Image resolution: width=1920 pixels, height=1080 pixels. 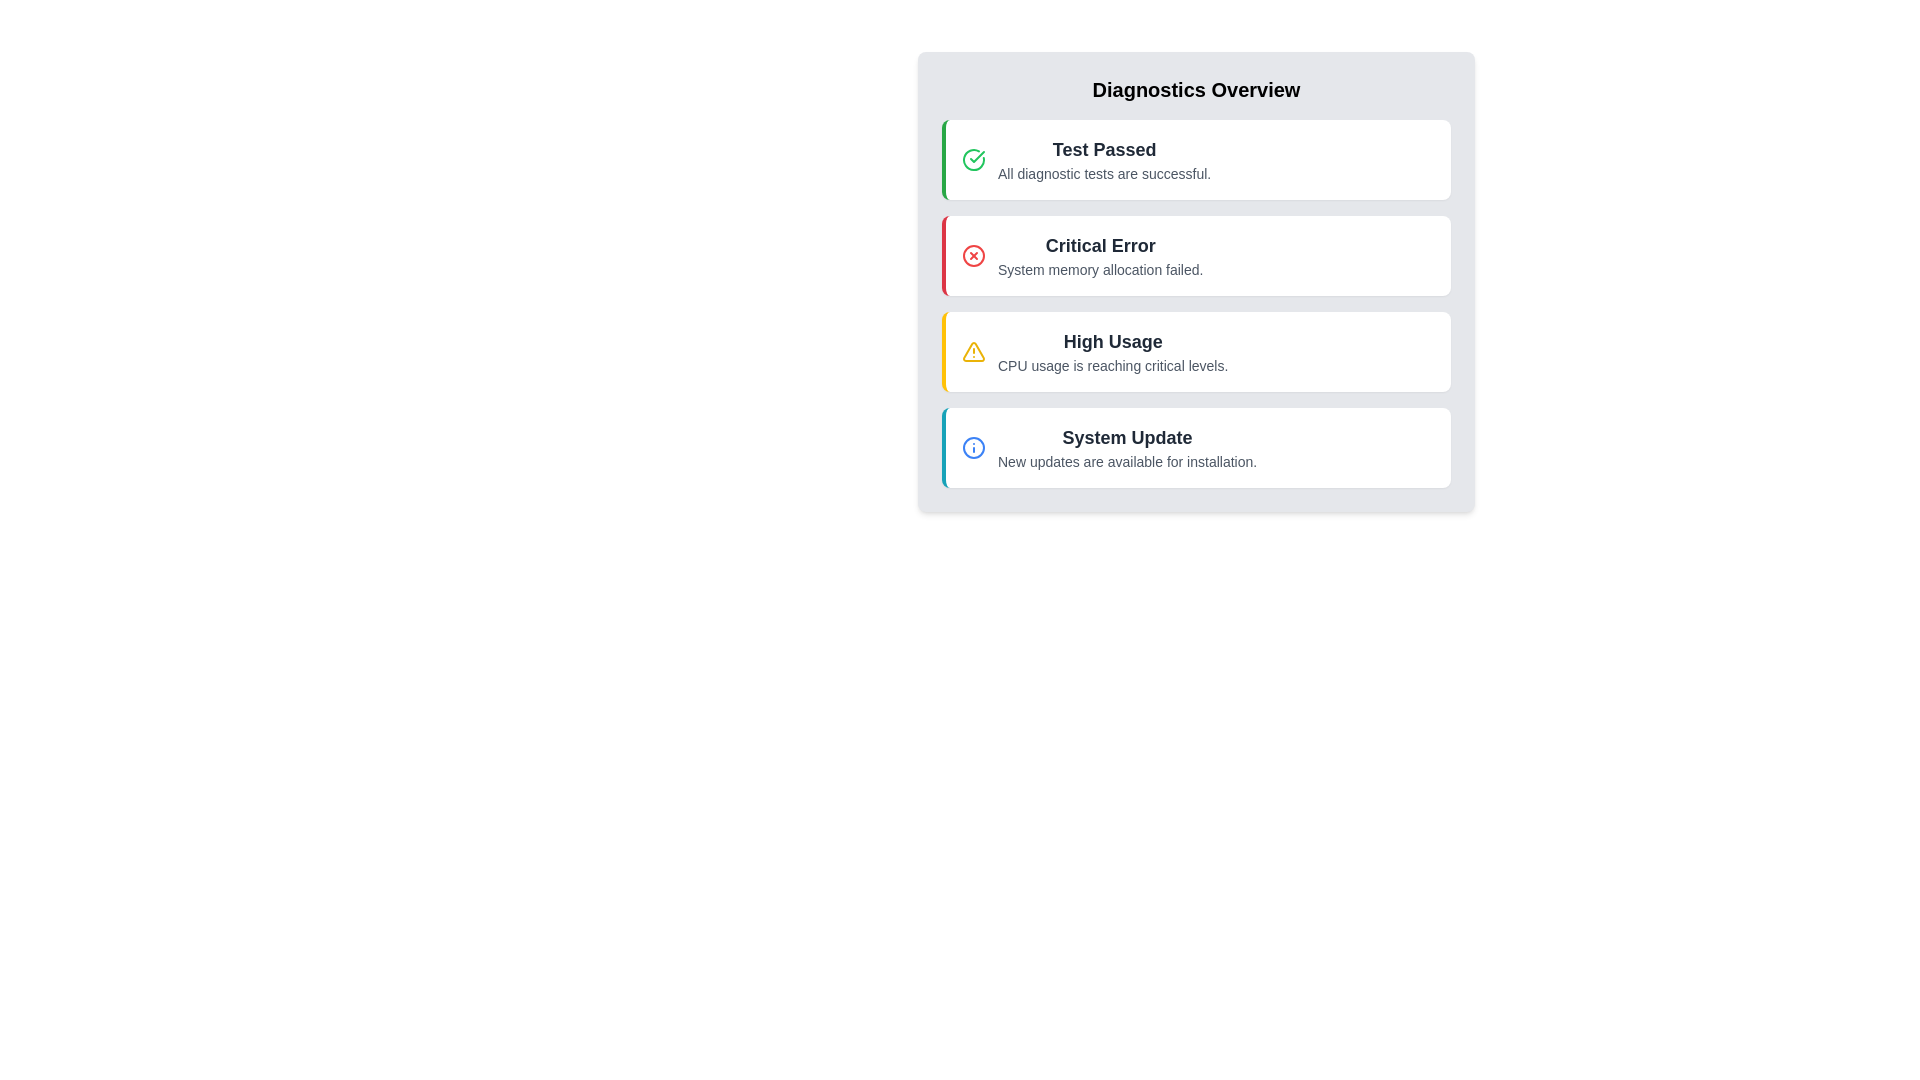 What do you see at coordinates (1112, 350) in the screenshot?
I see `the alert/message block indicating critical CPU usage status, which is the third item in the list of diagnostic messages` at bounding box center [1112, 350].